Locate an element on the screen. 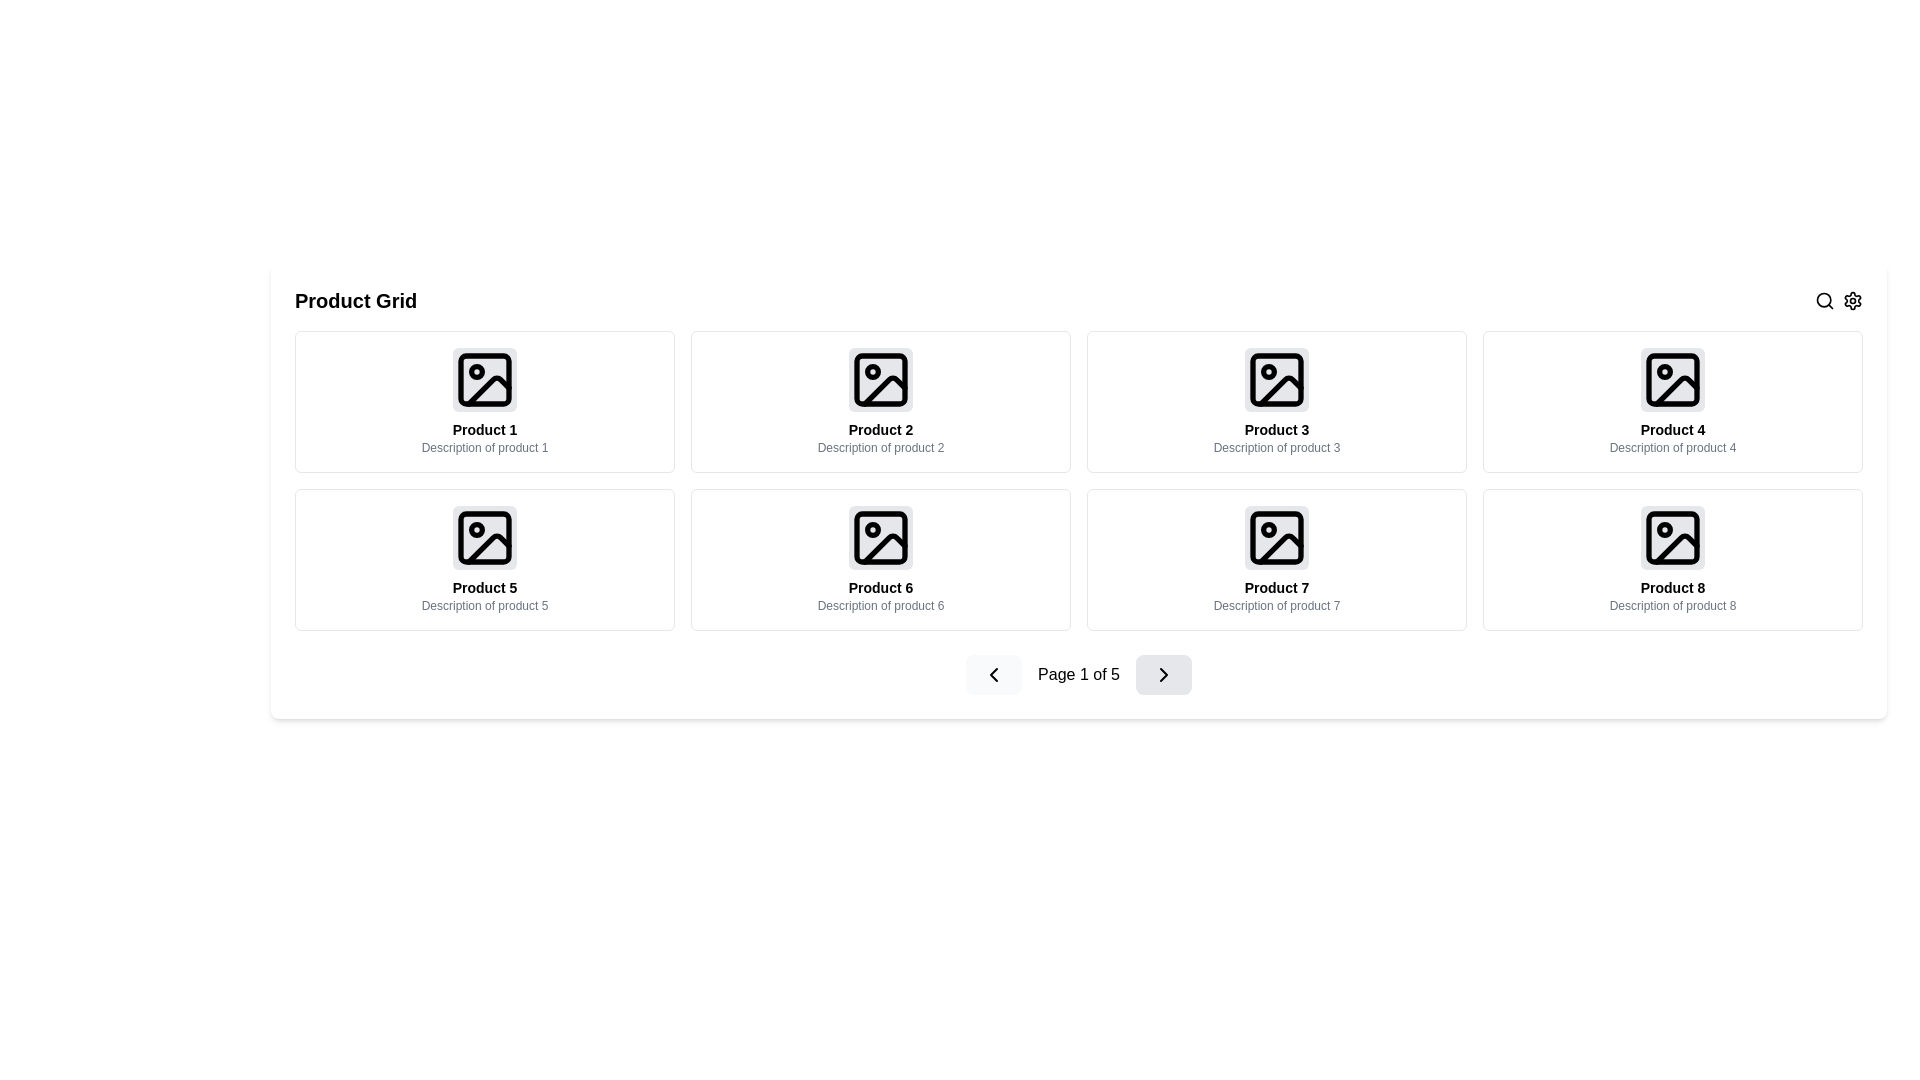 This screenshot has height=1080, width=1920. the text label displaying the title of 'Product 5', located above the description and below the image placeholder icon is located at coordinates (484, 586).